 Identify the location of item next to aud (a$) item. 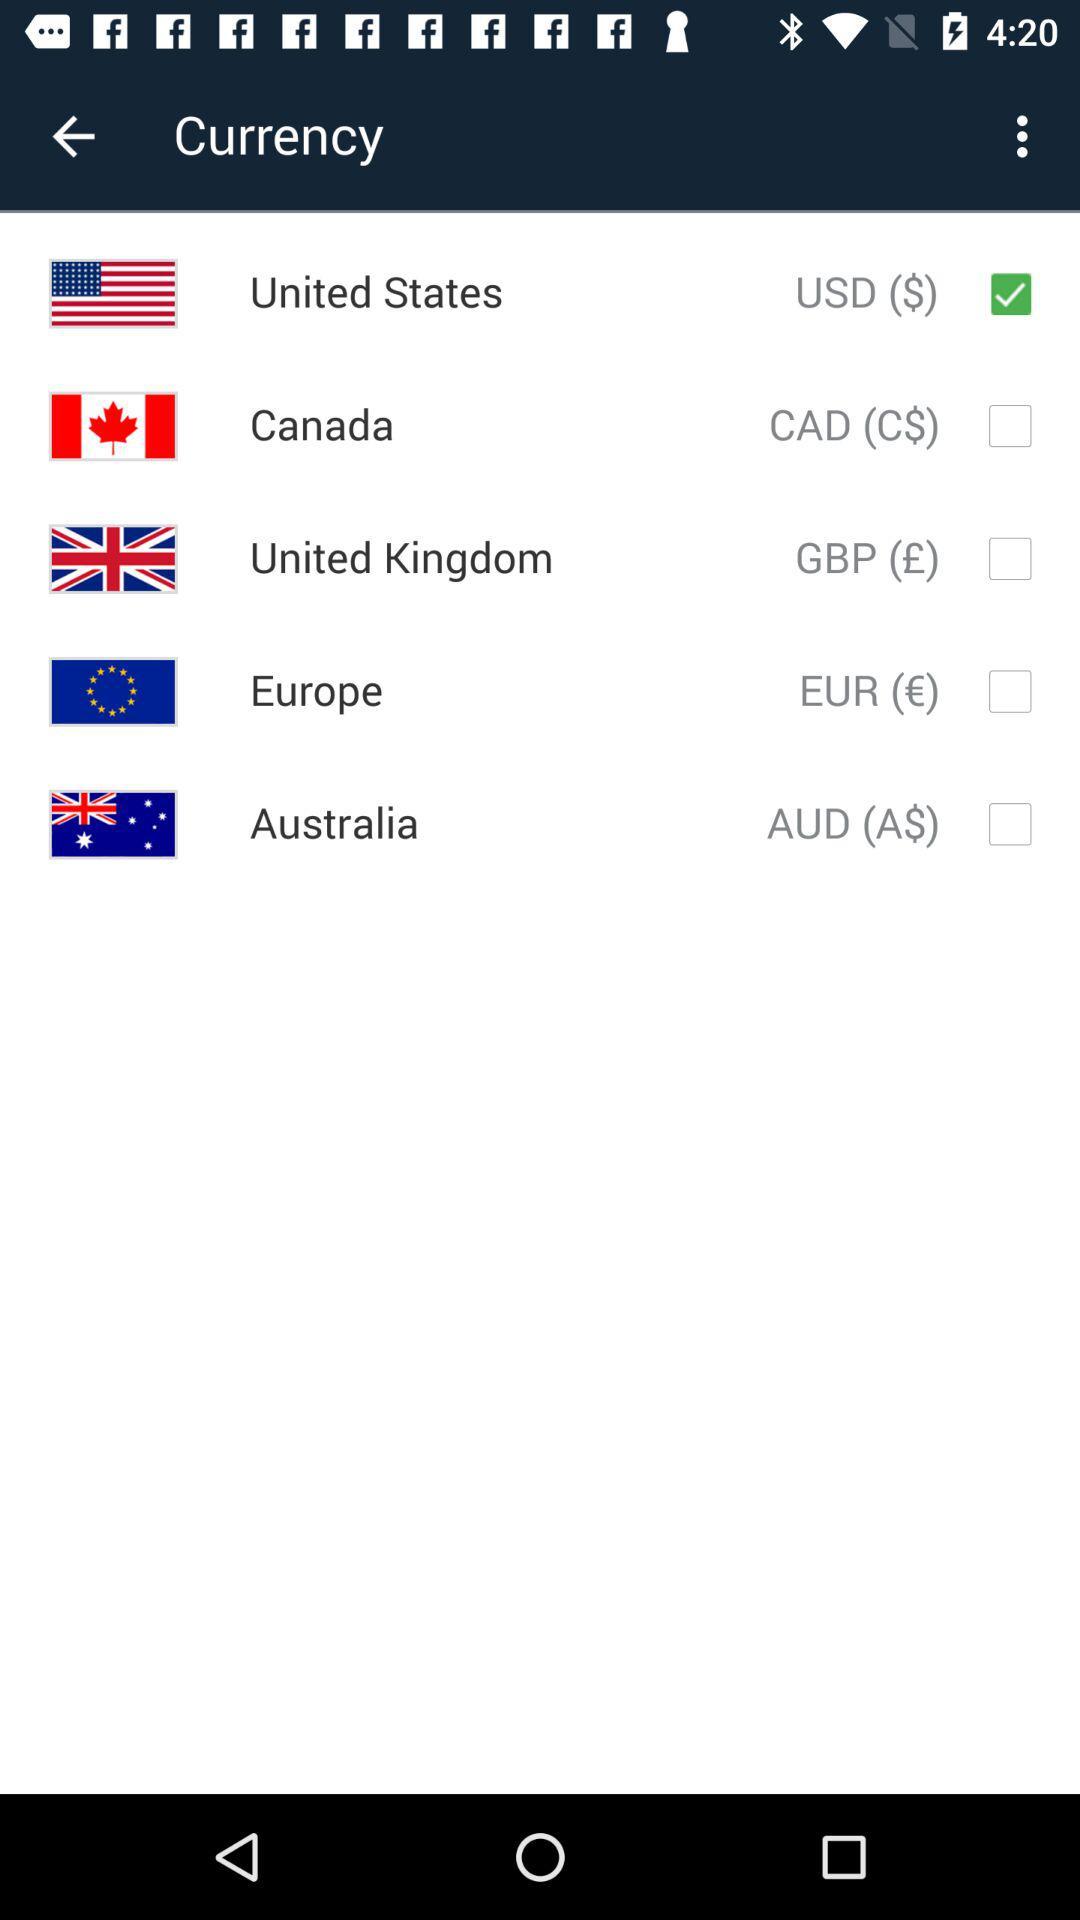
(333, 824).